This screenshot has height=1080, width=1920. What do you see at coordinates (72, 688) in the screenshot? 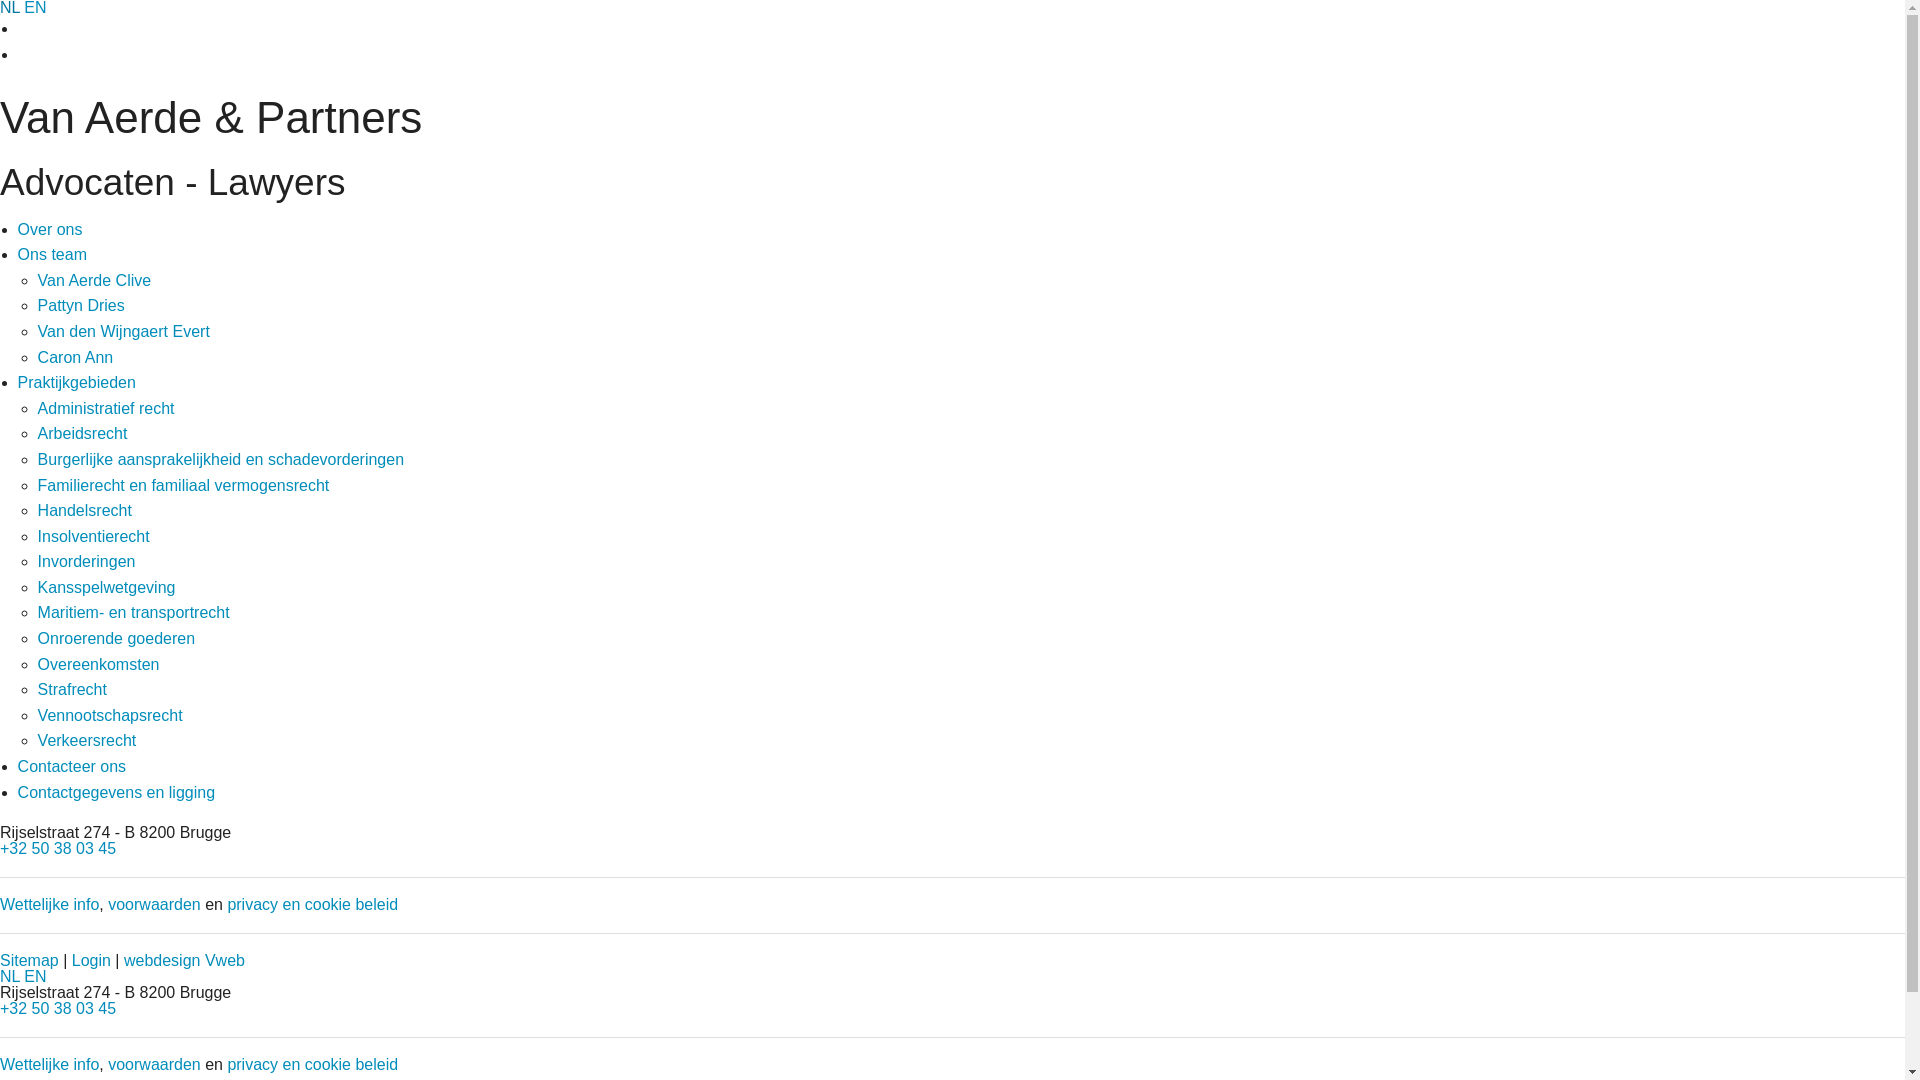
I see `'Strafrecht'` at bounding box center [72, 688].